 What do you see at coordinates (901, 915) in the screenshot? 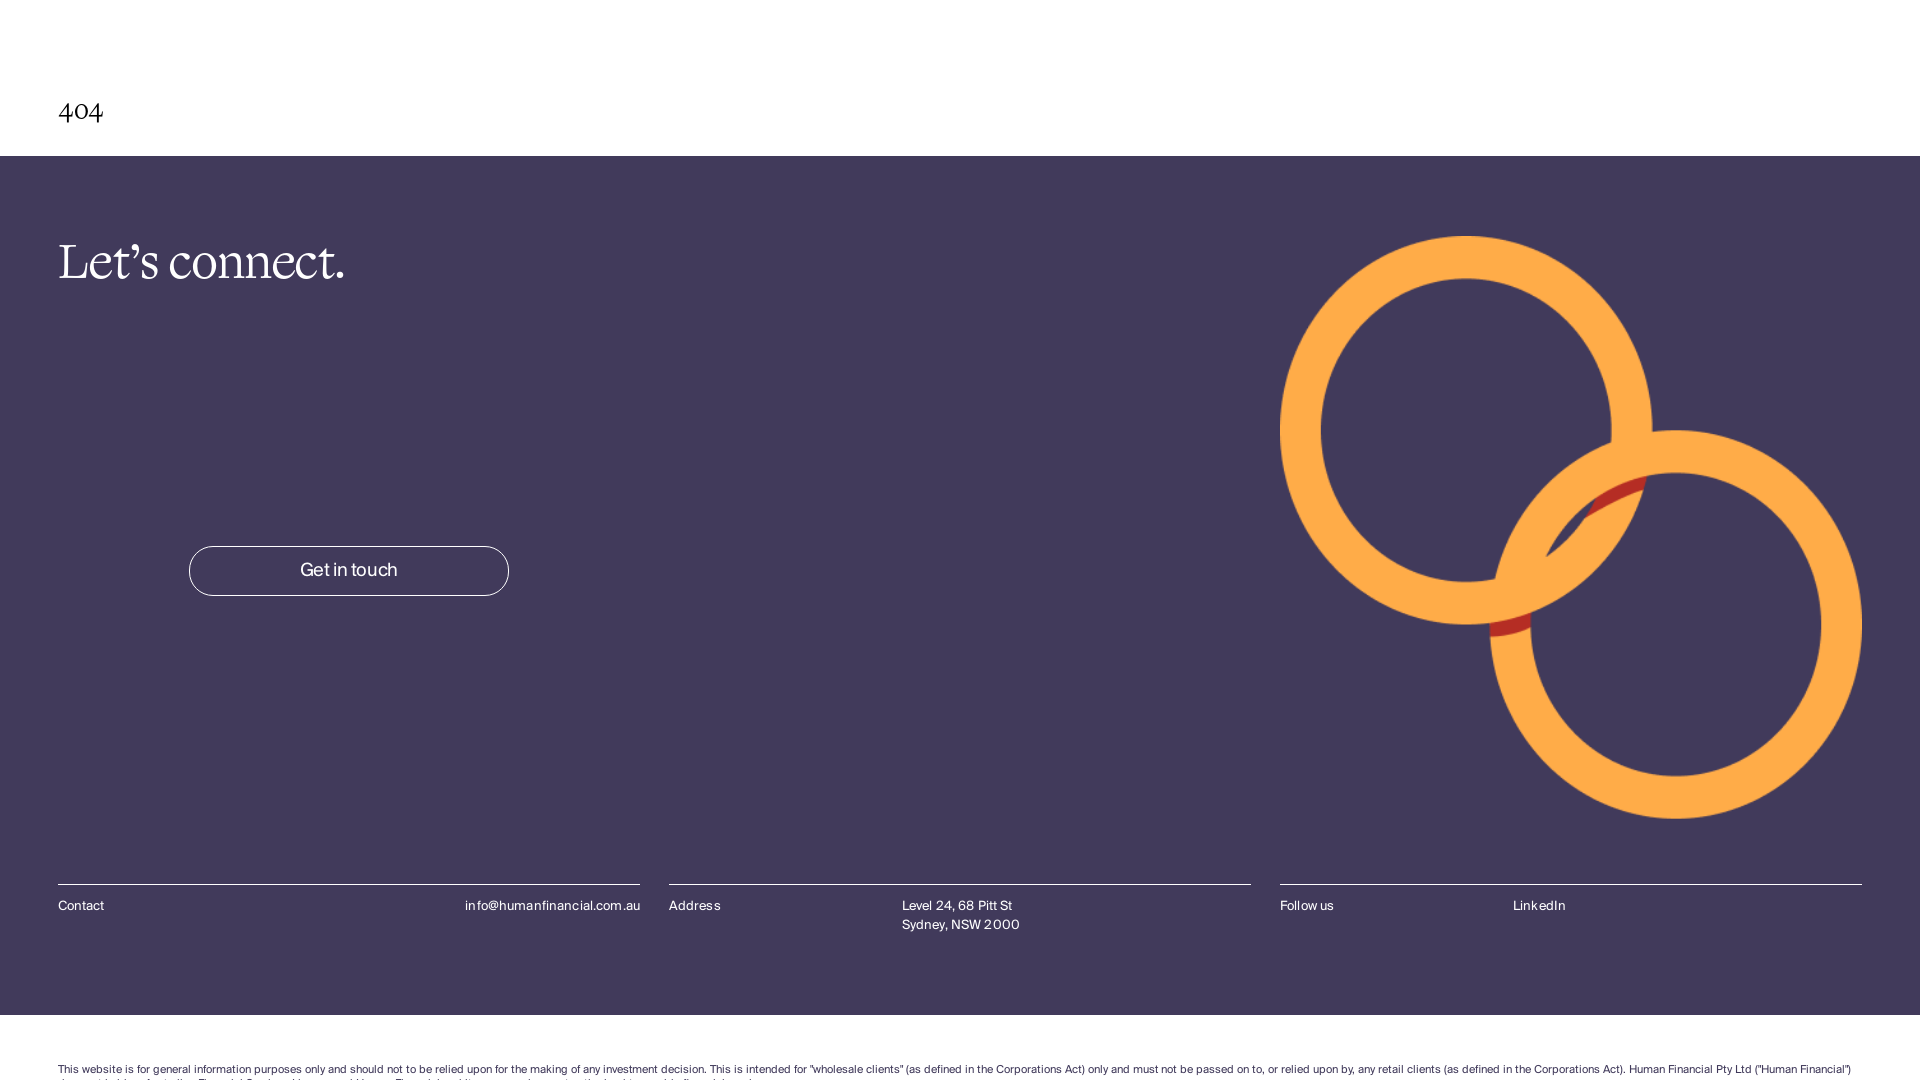
I see `'Level 24, 68 Pitt St` at bounding box center [901, 915].